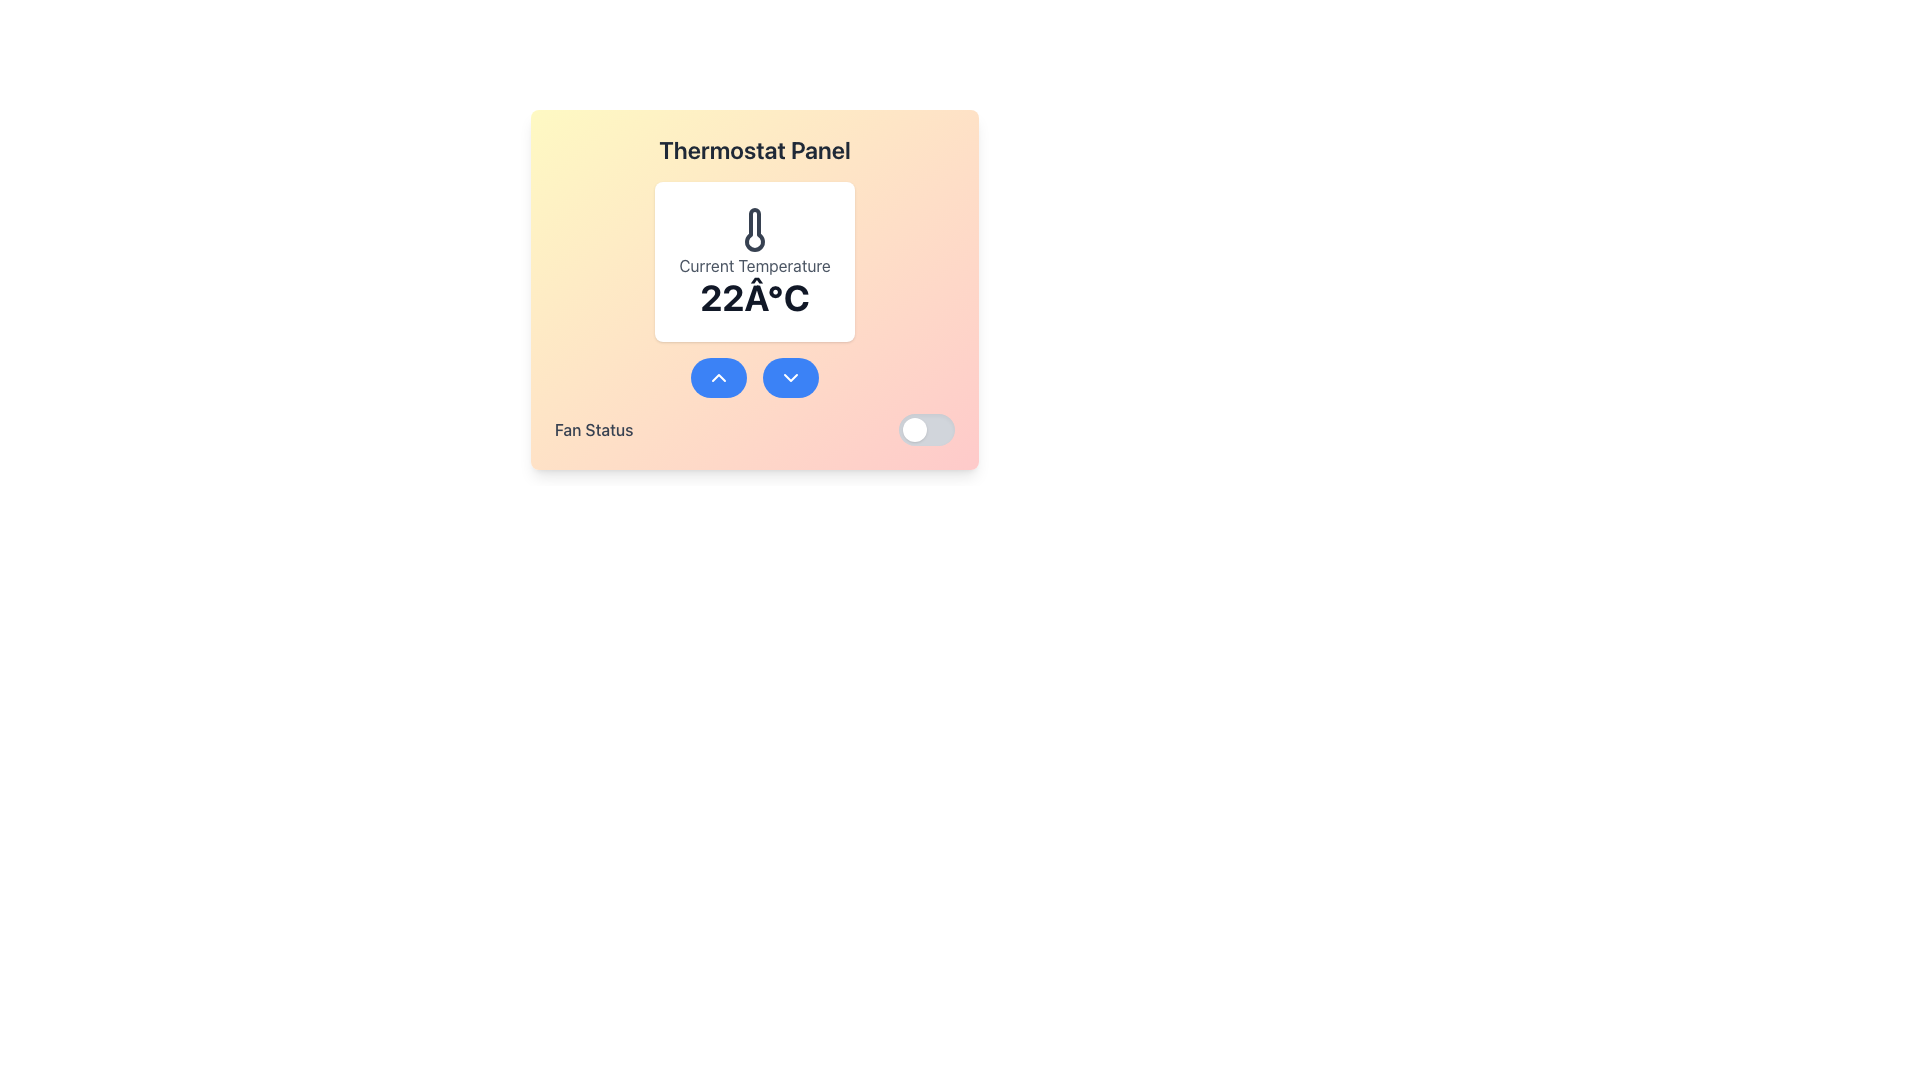  Describe the element at coordinates (753, 313) in the screenshot. I see `the Information Display Card that shows the current temperature in Celsius, located under the 'Thermostat Panel' header` at that location.